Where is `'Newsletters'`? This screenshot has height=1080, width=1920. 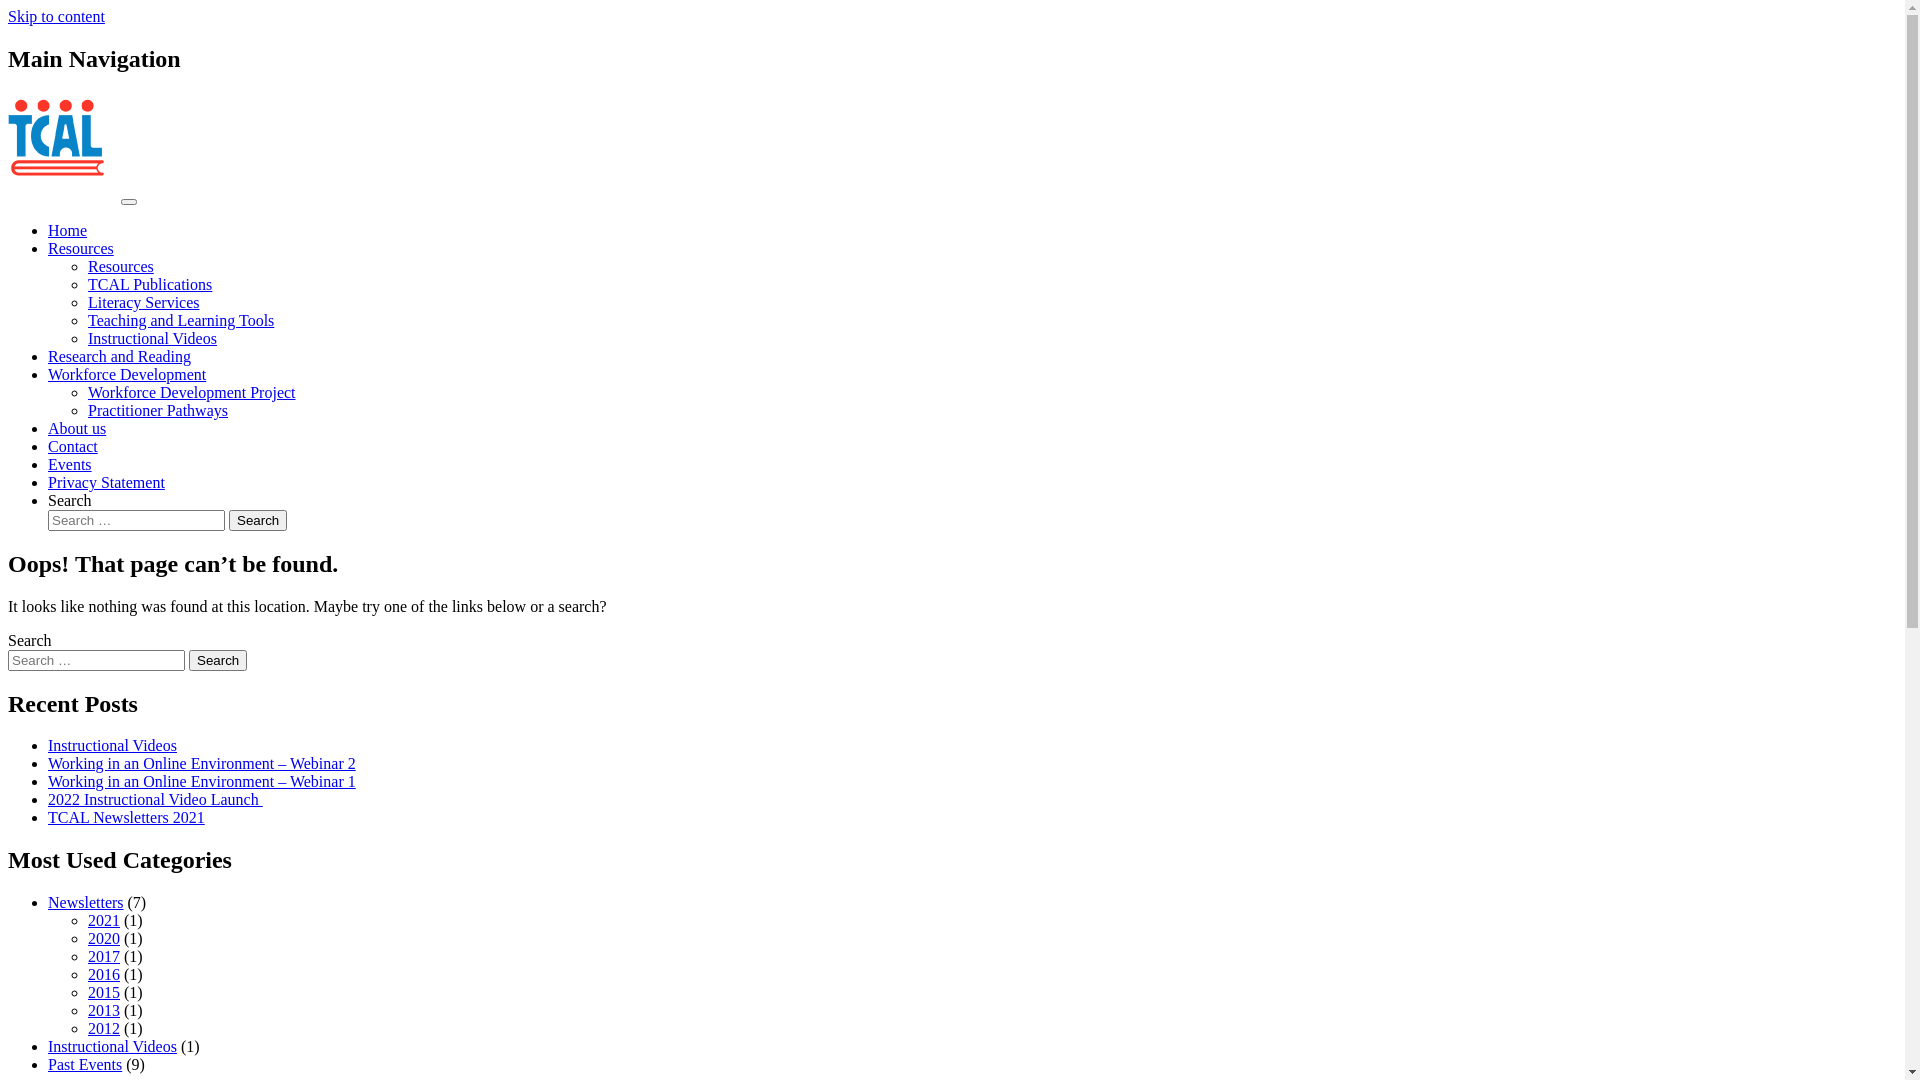 'Newsletters' is located at coordinates (48, 902).